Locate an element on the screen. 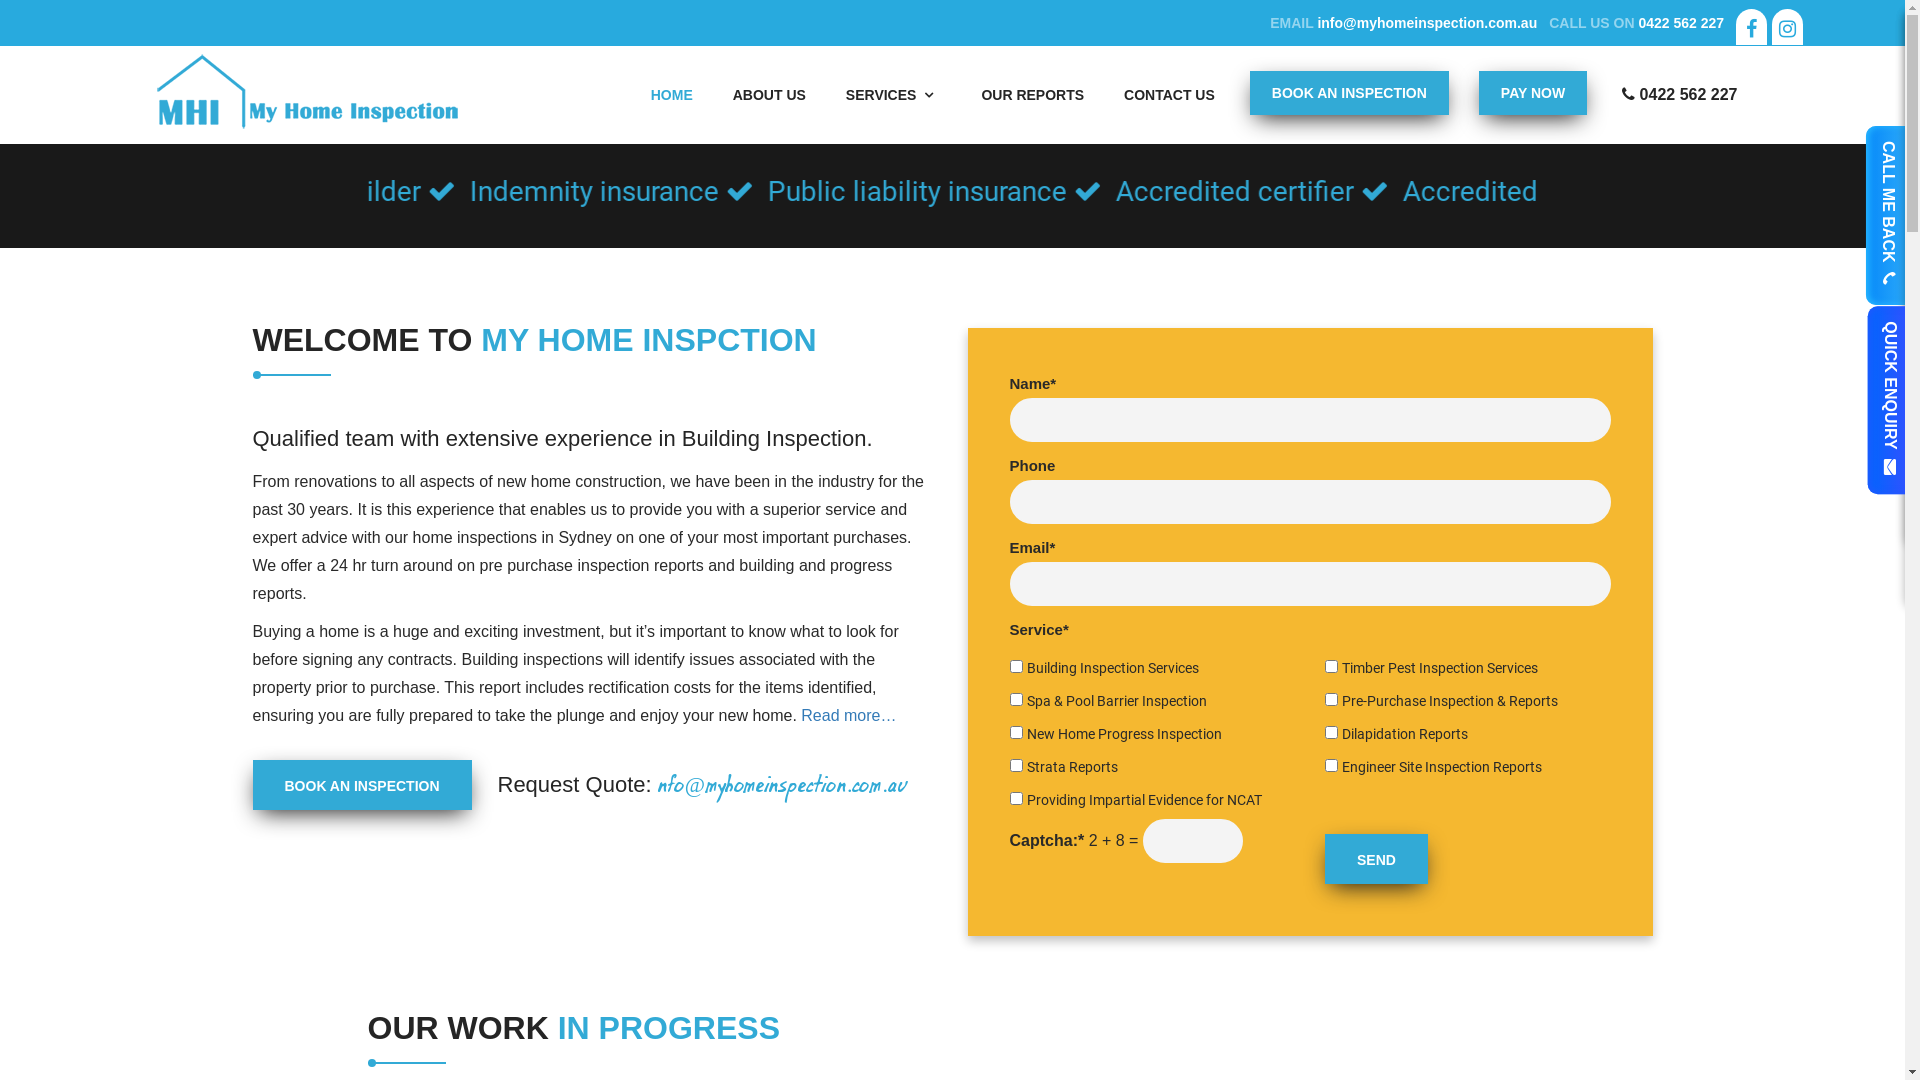 The height and width of the screenshot is (1080, 1920). 'SEND' is located at coordinates (1375, 858).